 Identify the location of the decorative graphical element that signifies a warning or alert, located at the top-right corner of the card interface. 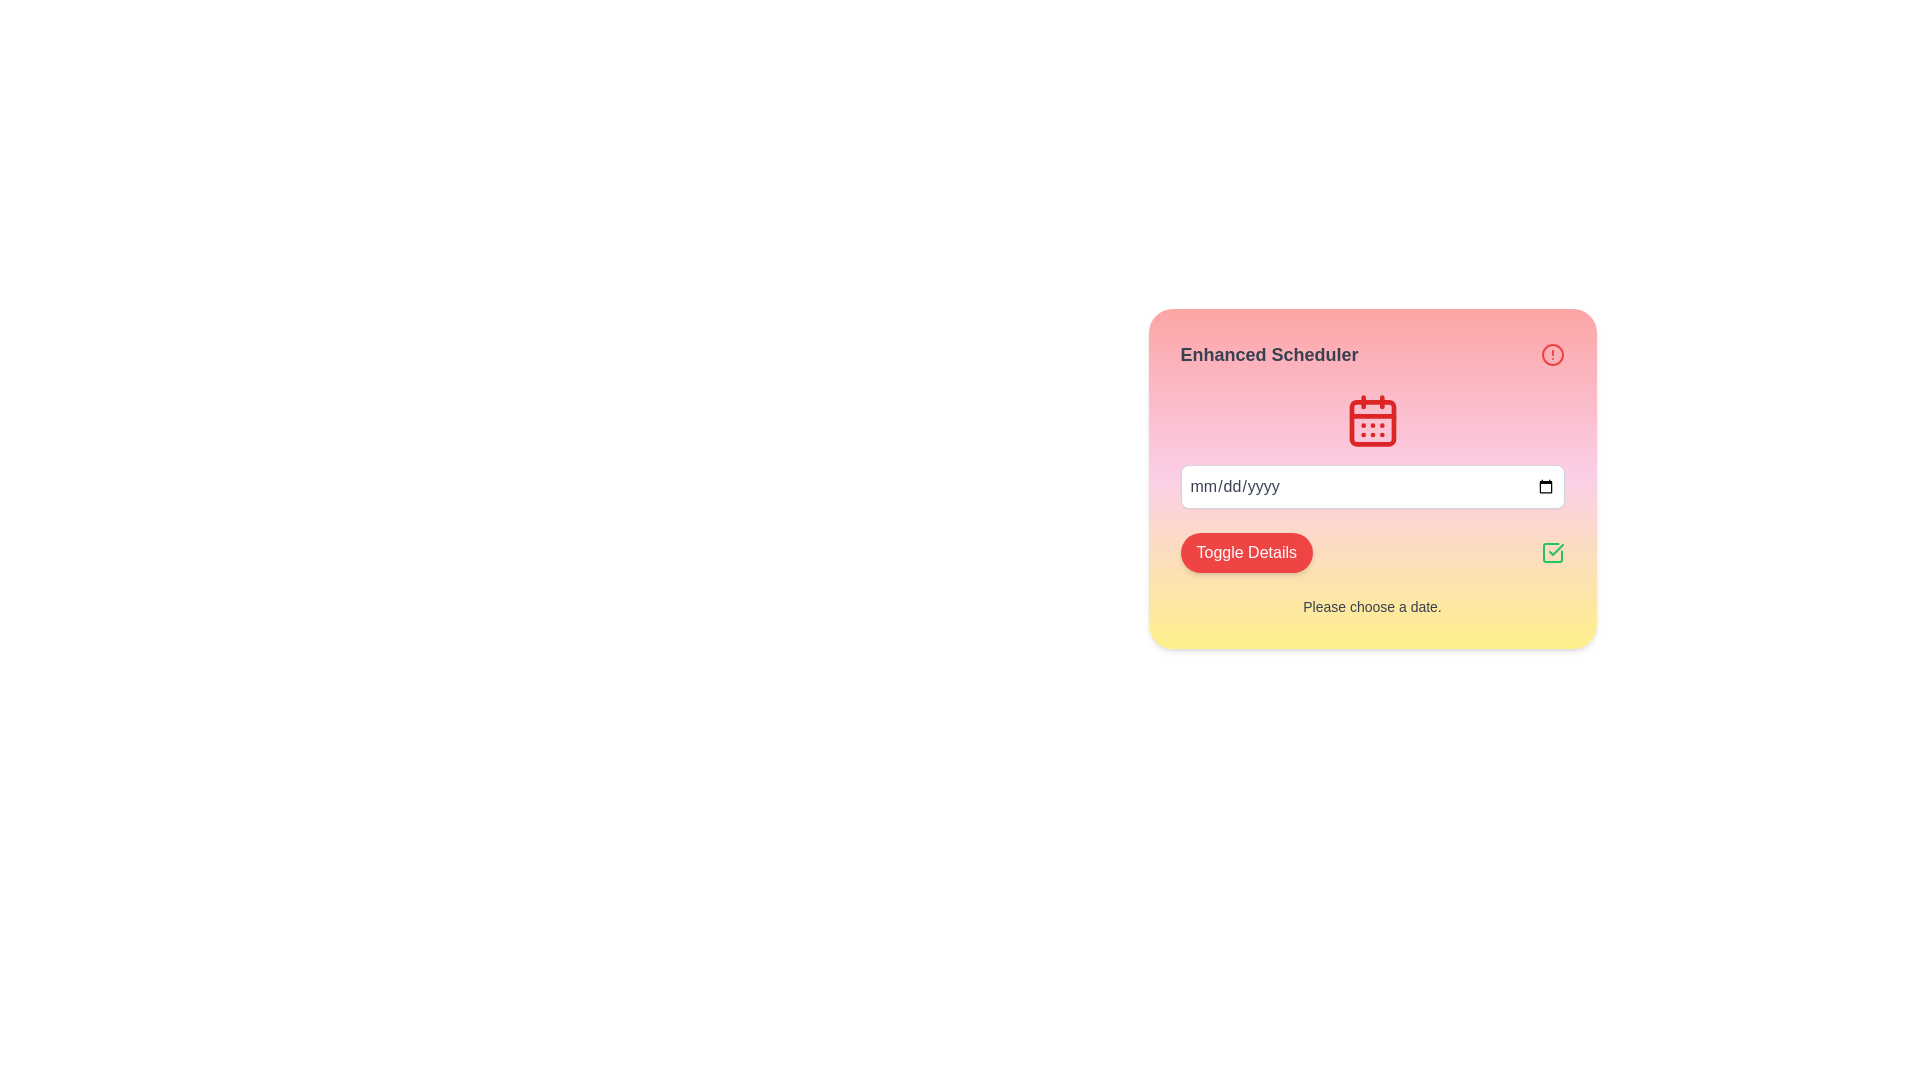
(1551, 353).